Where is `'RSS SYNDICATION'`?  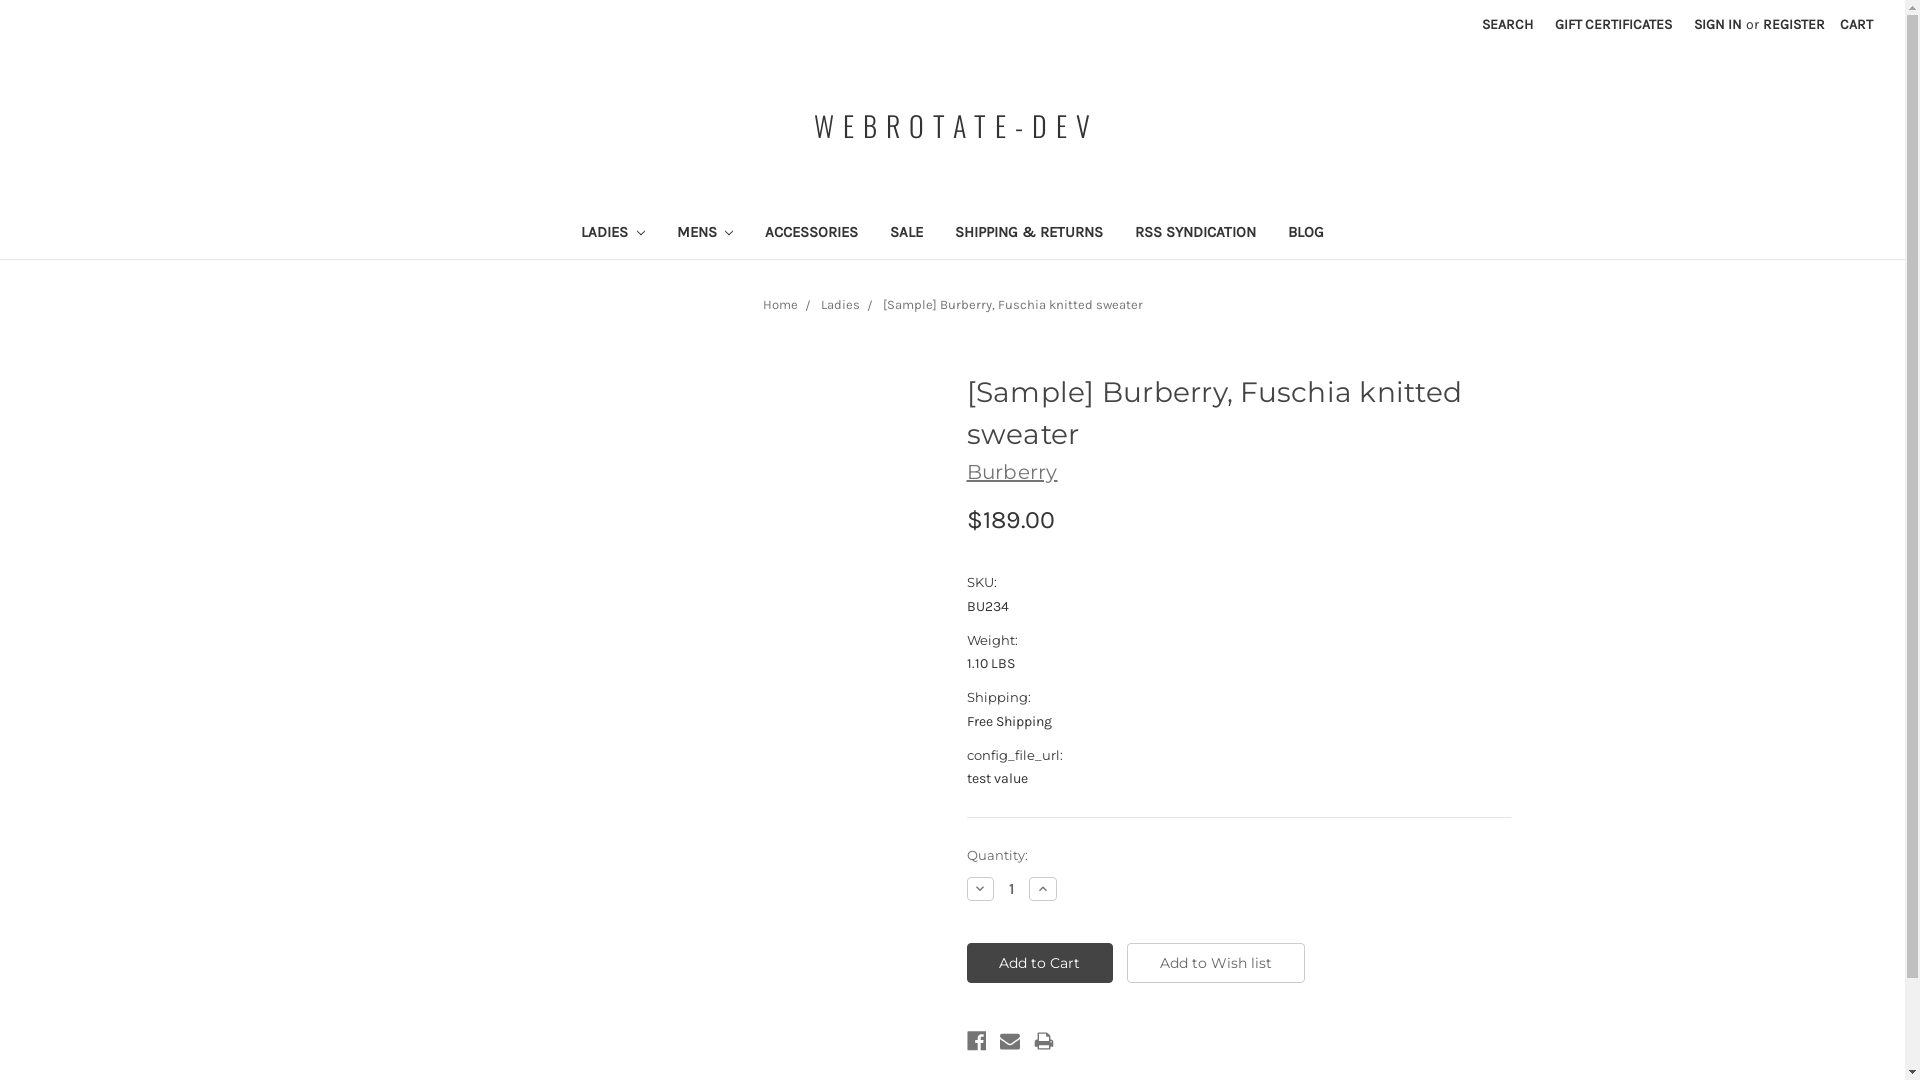 'RSS SYNDICATION' is located at coordinates (1195, 233).